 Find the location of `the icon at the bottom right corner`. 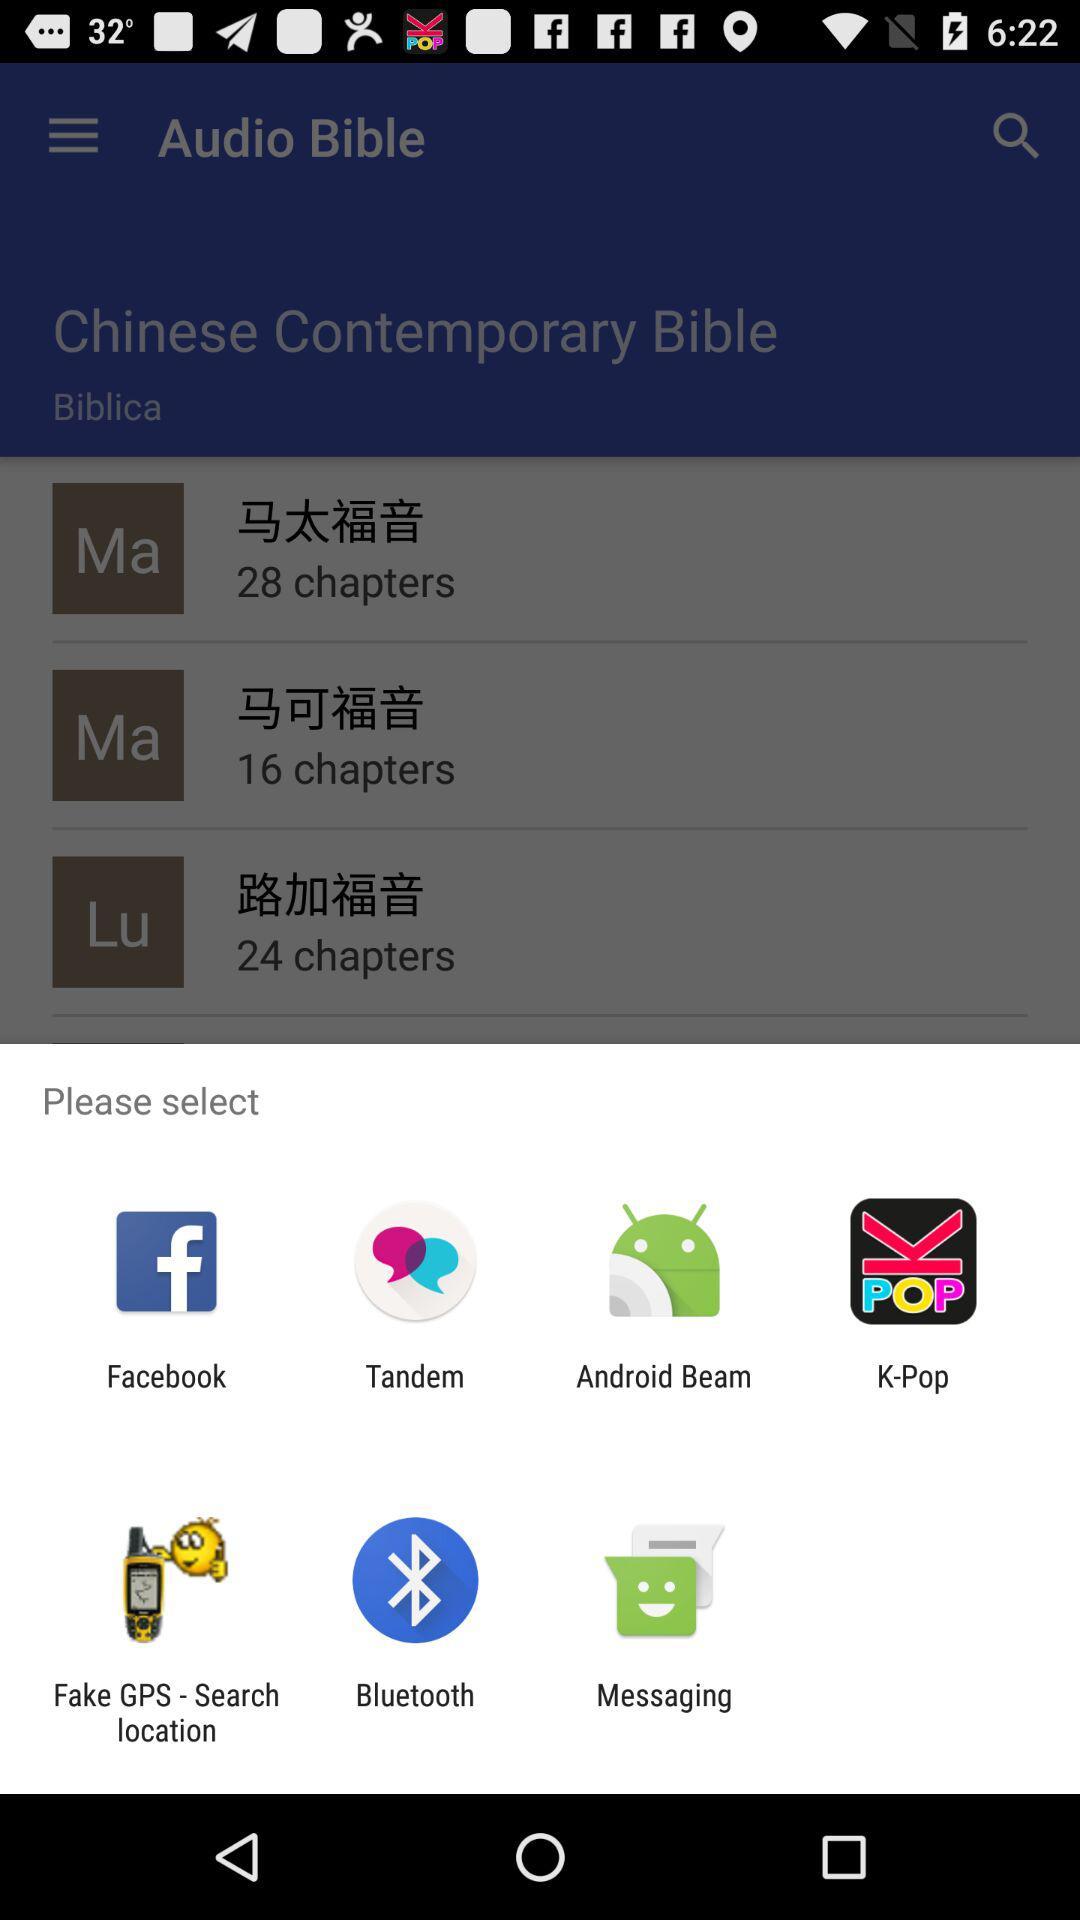

the icon at the bottom right corner is located at coordinates (913, 1392).